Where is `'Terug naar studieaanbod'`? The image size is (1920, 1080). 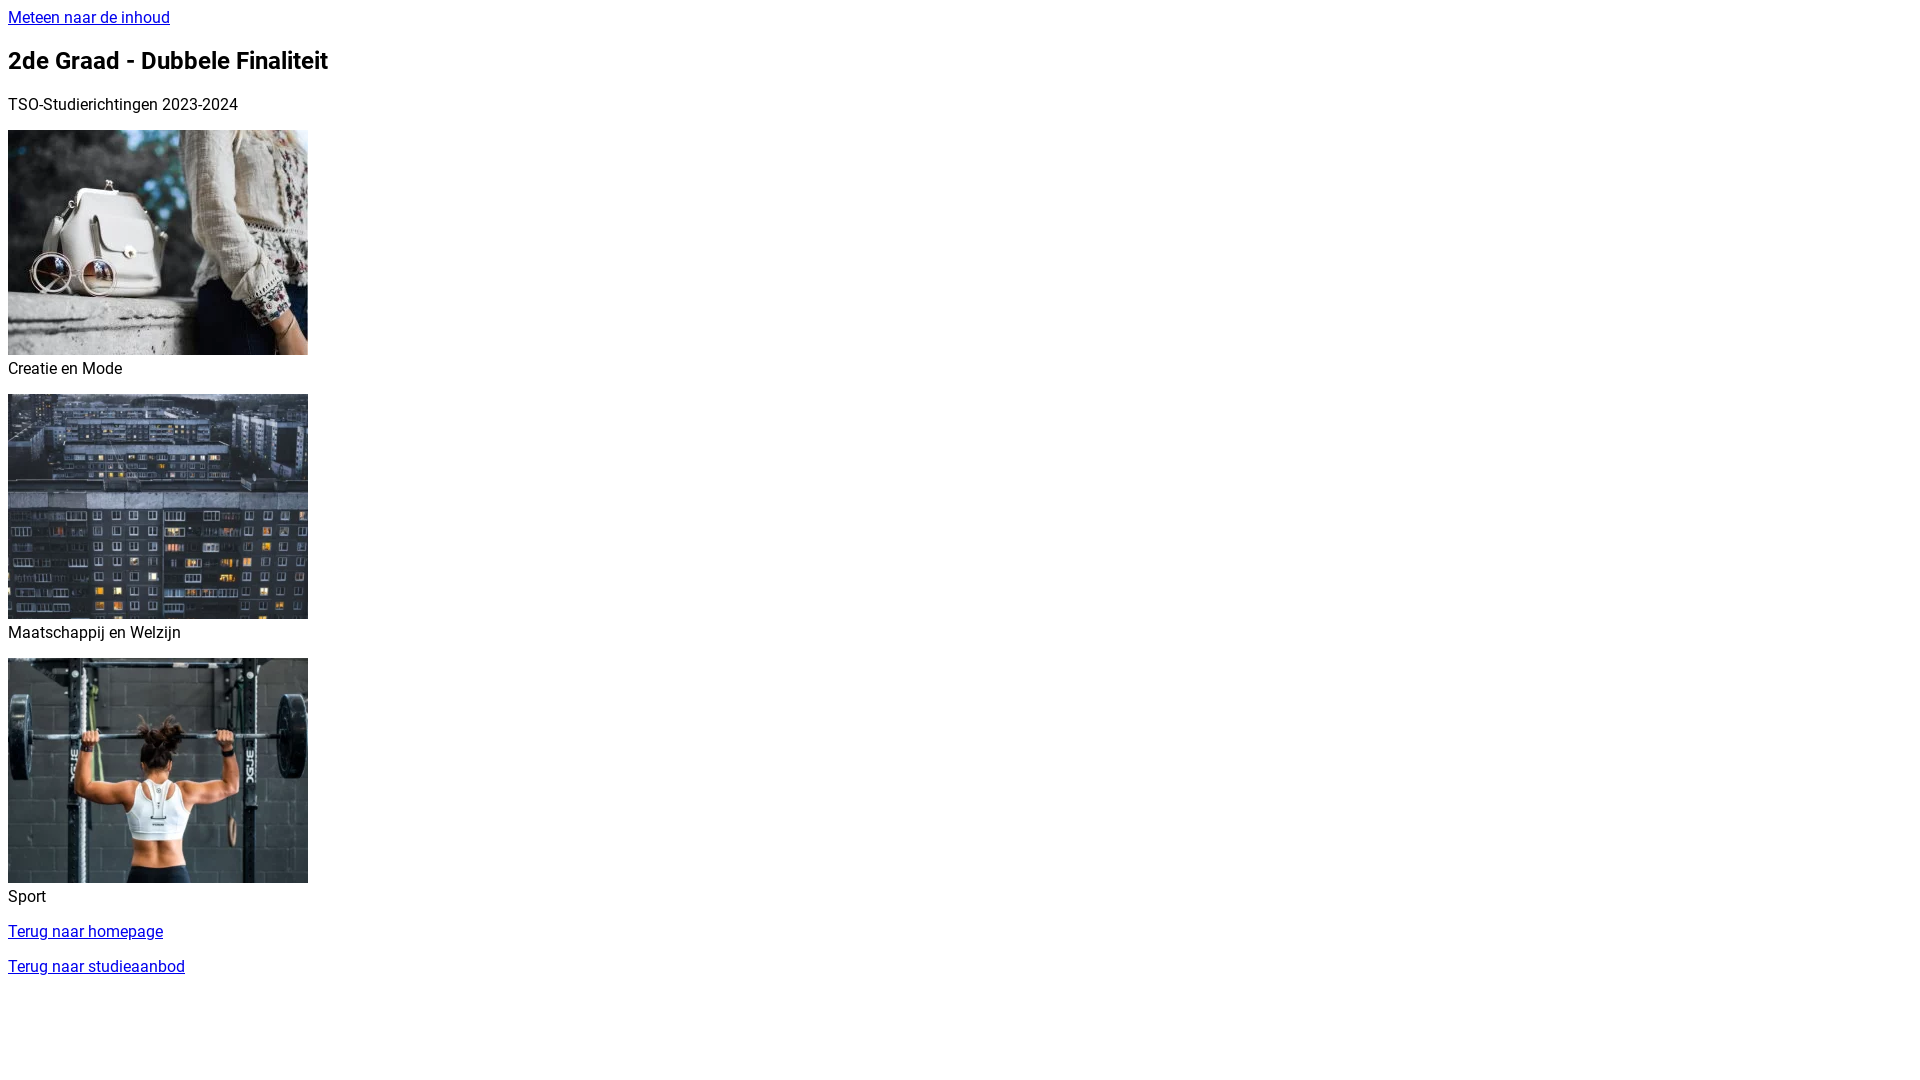
'Terug naar studieaanbod' is located at coordinates (95, 965).